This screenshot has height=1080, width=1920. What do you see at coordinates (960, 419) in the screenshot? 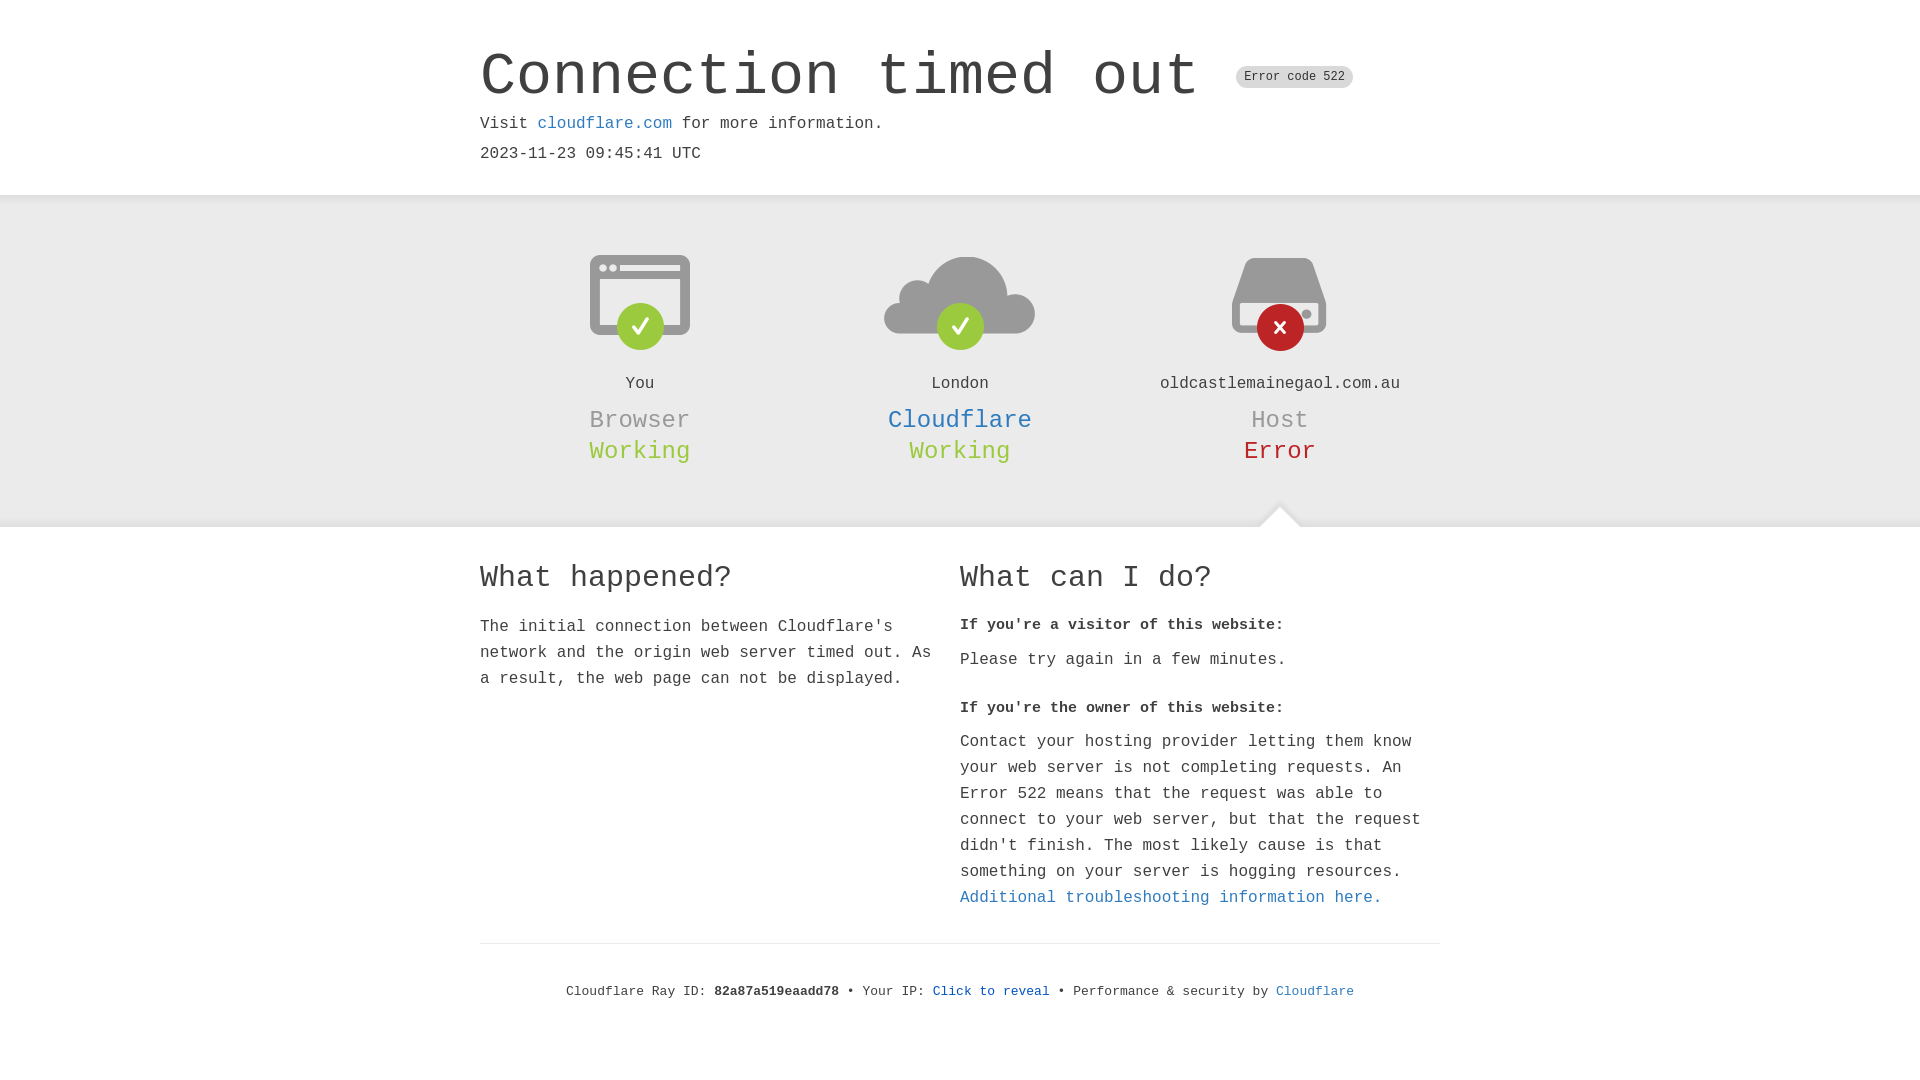
I see `'Cloudflare'` at bounding box center [960, 419].